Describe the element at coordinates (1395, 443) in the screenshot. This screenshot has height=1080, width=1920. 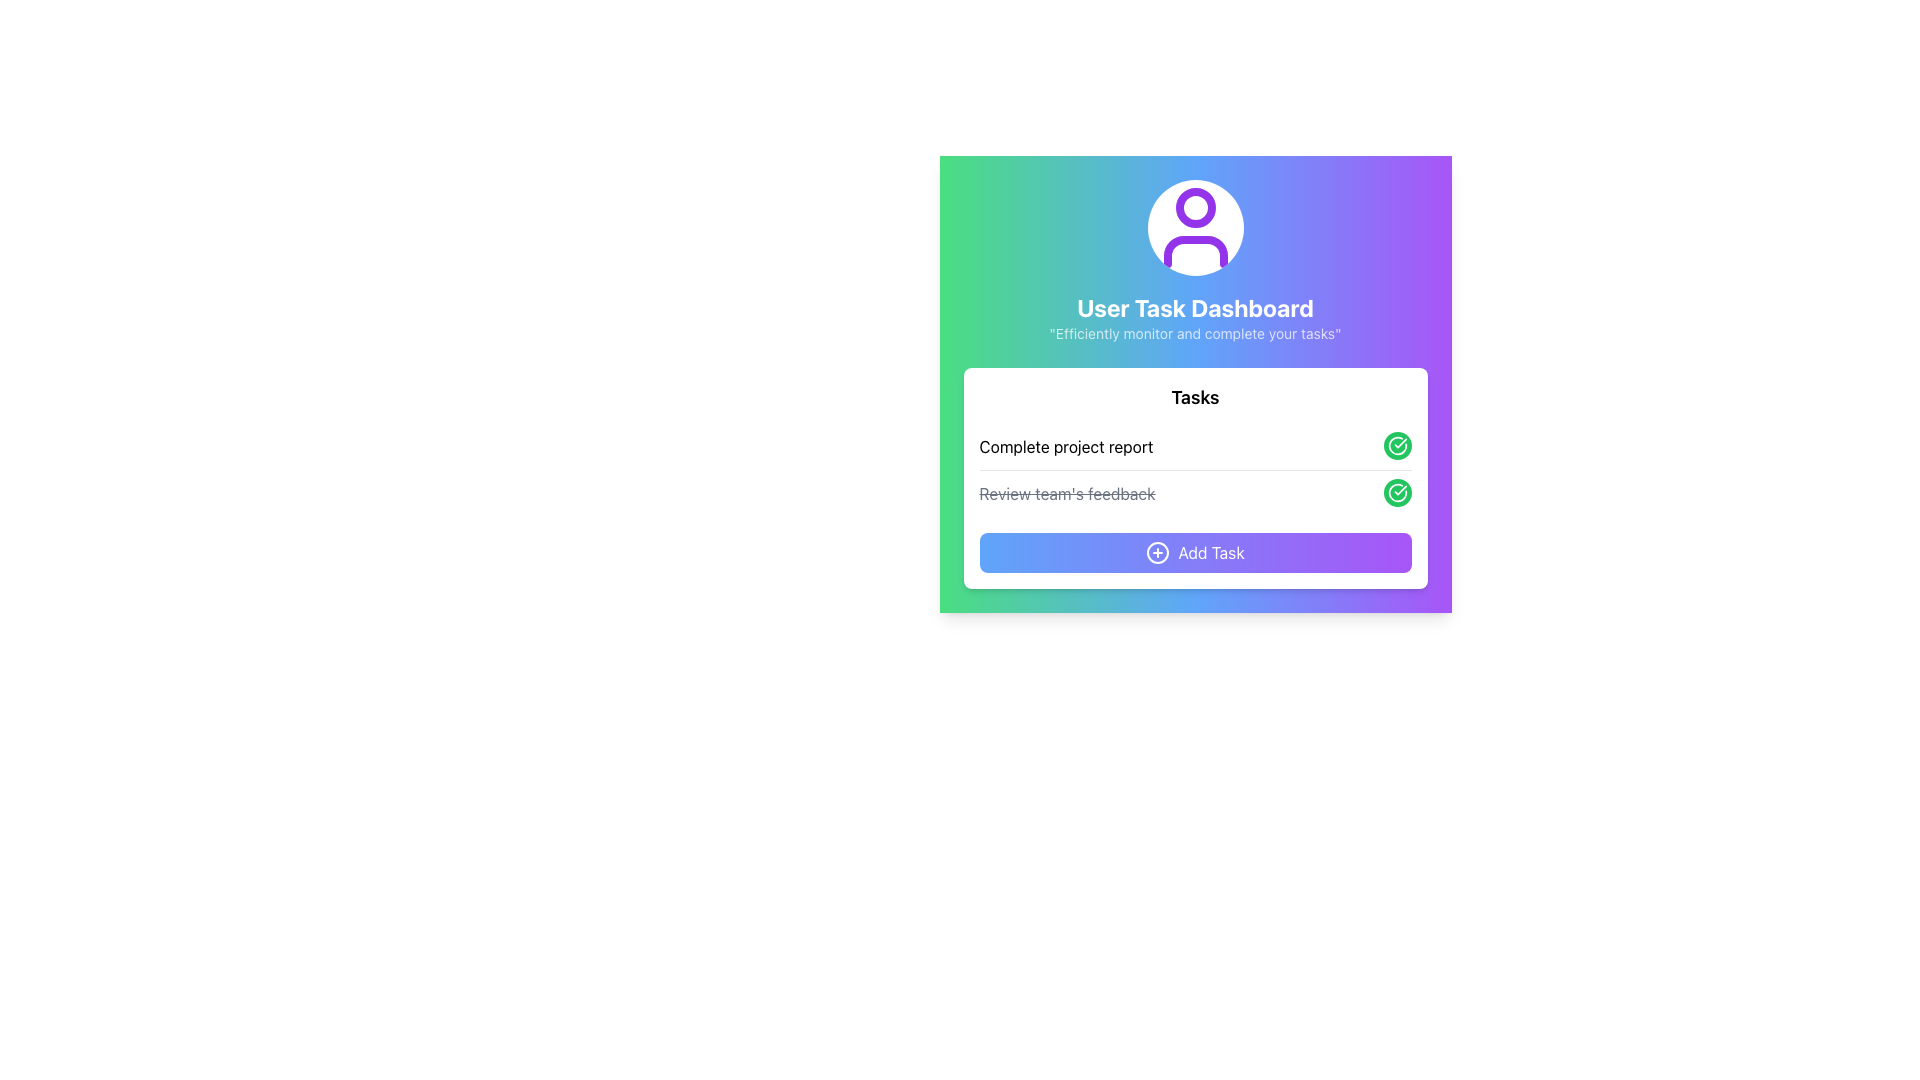
I see `the completion icon located in the second task row's action button on the right side of the task list card, indicating successful completion` at that location.